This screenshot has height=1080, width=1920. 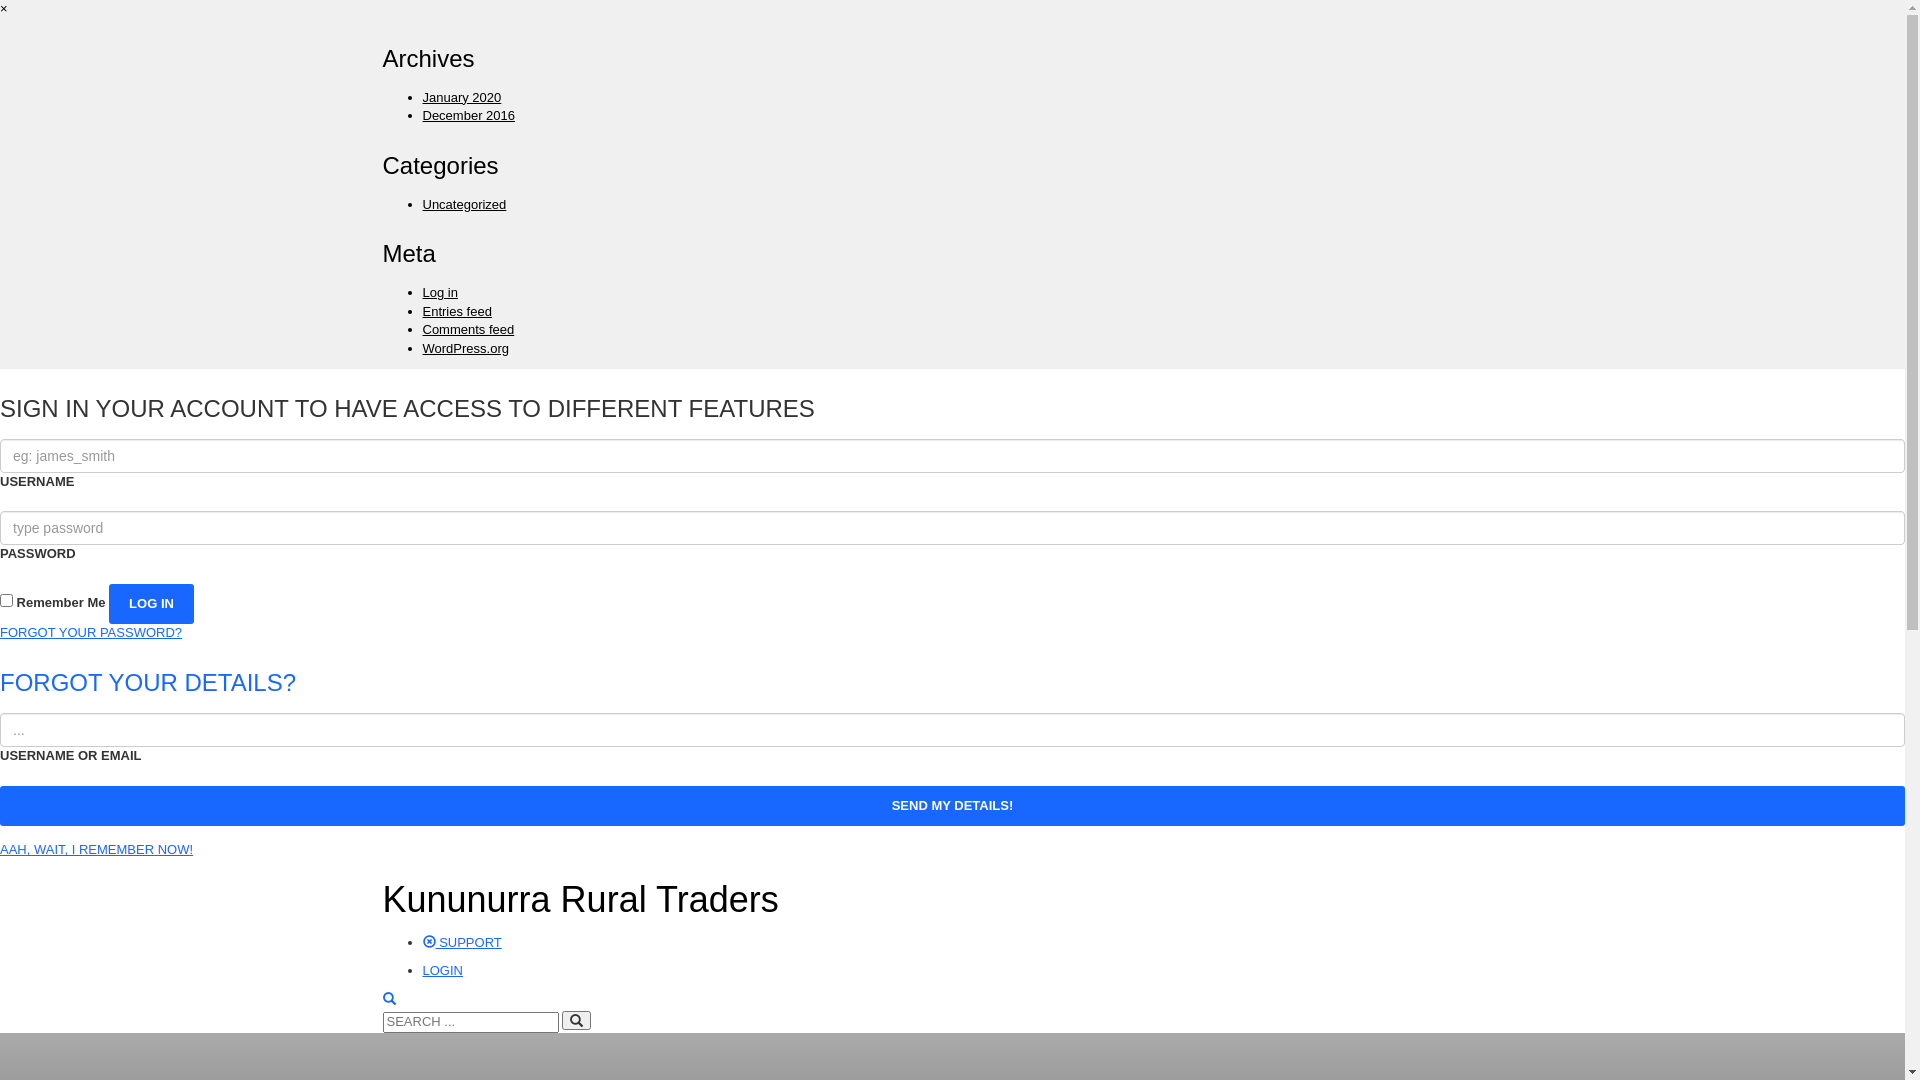 What do you see at coordinates (438, 292) in the screenshot?
I see `'Log in'` at bounding box center [438, 292].